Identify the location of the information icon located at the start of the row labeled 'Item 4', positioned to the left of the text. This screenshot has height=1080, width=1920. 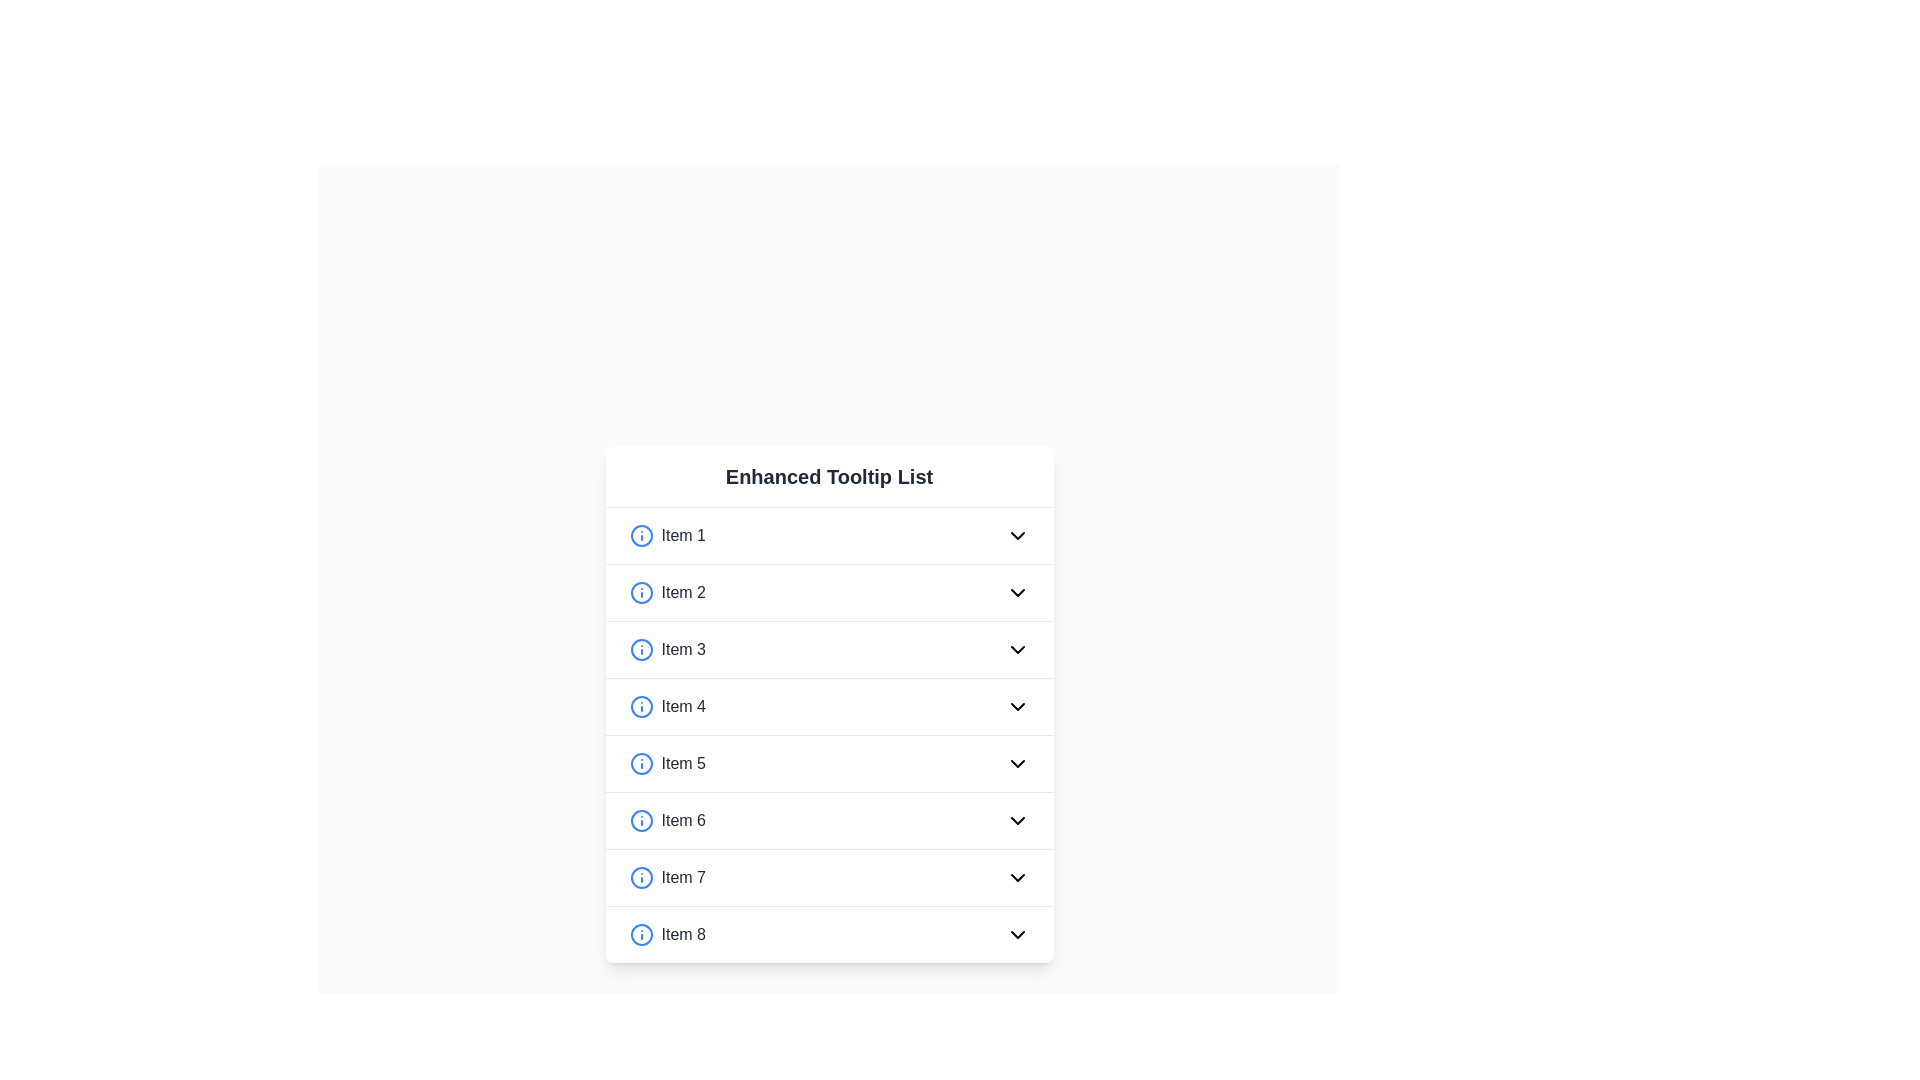
(641, 705).